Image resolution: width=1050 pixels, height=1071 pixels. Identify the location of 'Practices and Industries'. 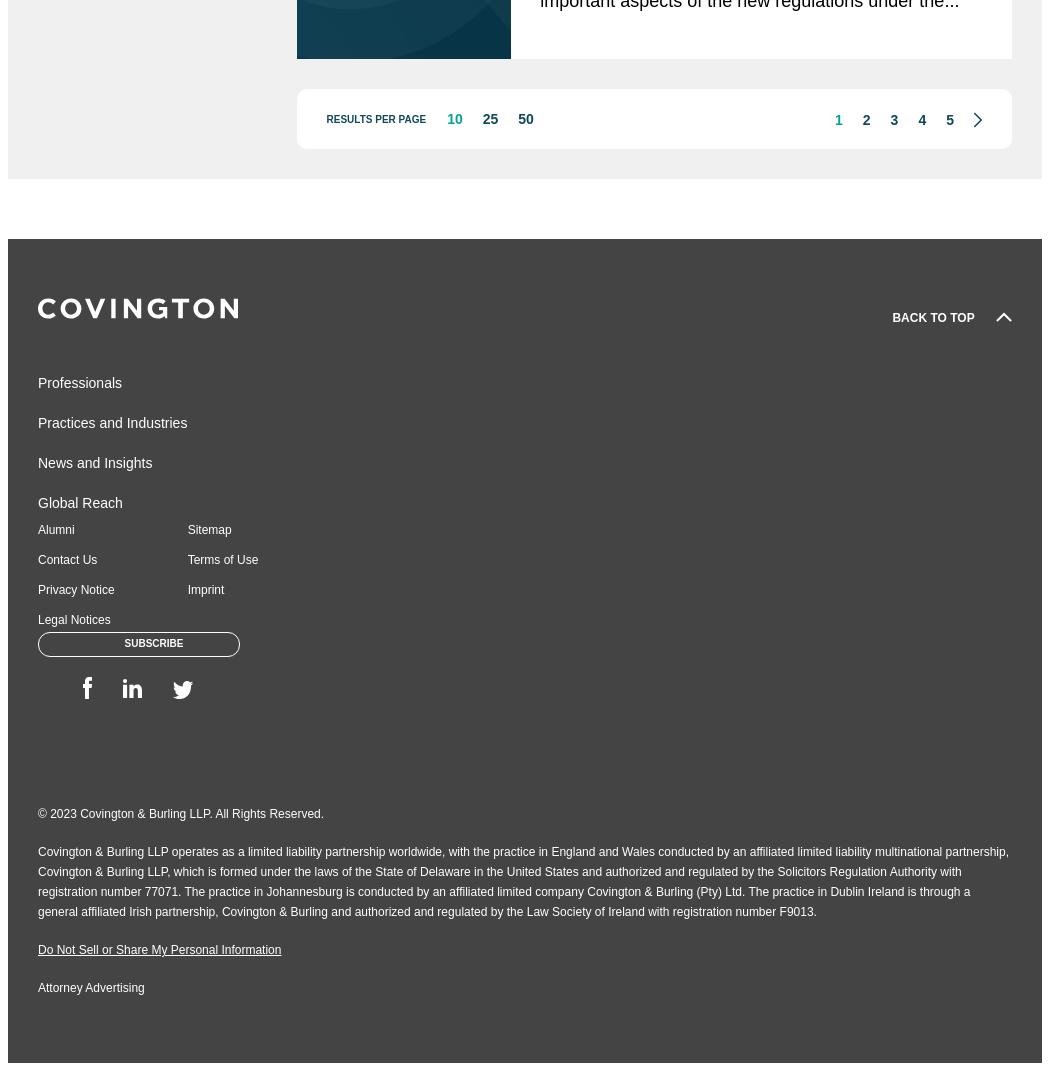
(112, 423).